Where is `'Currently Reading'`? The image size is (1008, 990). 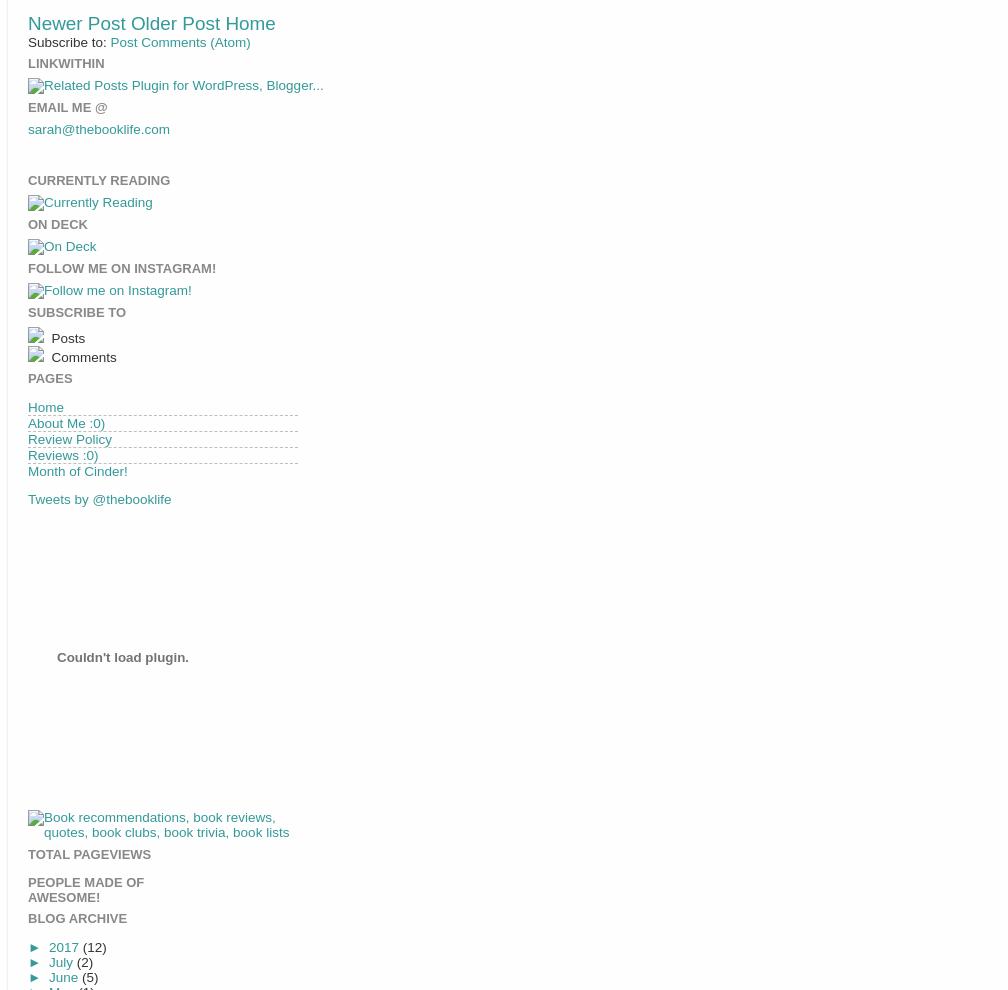
'Currently Reading' is located at coordinates (98, 180).